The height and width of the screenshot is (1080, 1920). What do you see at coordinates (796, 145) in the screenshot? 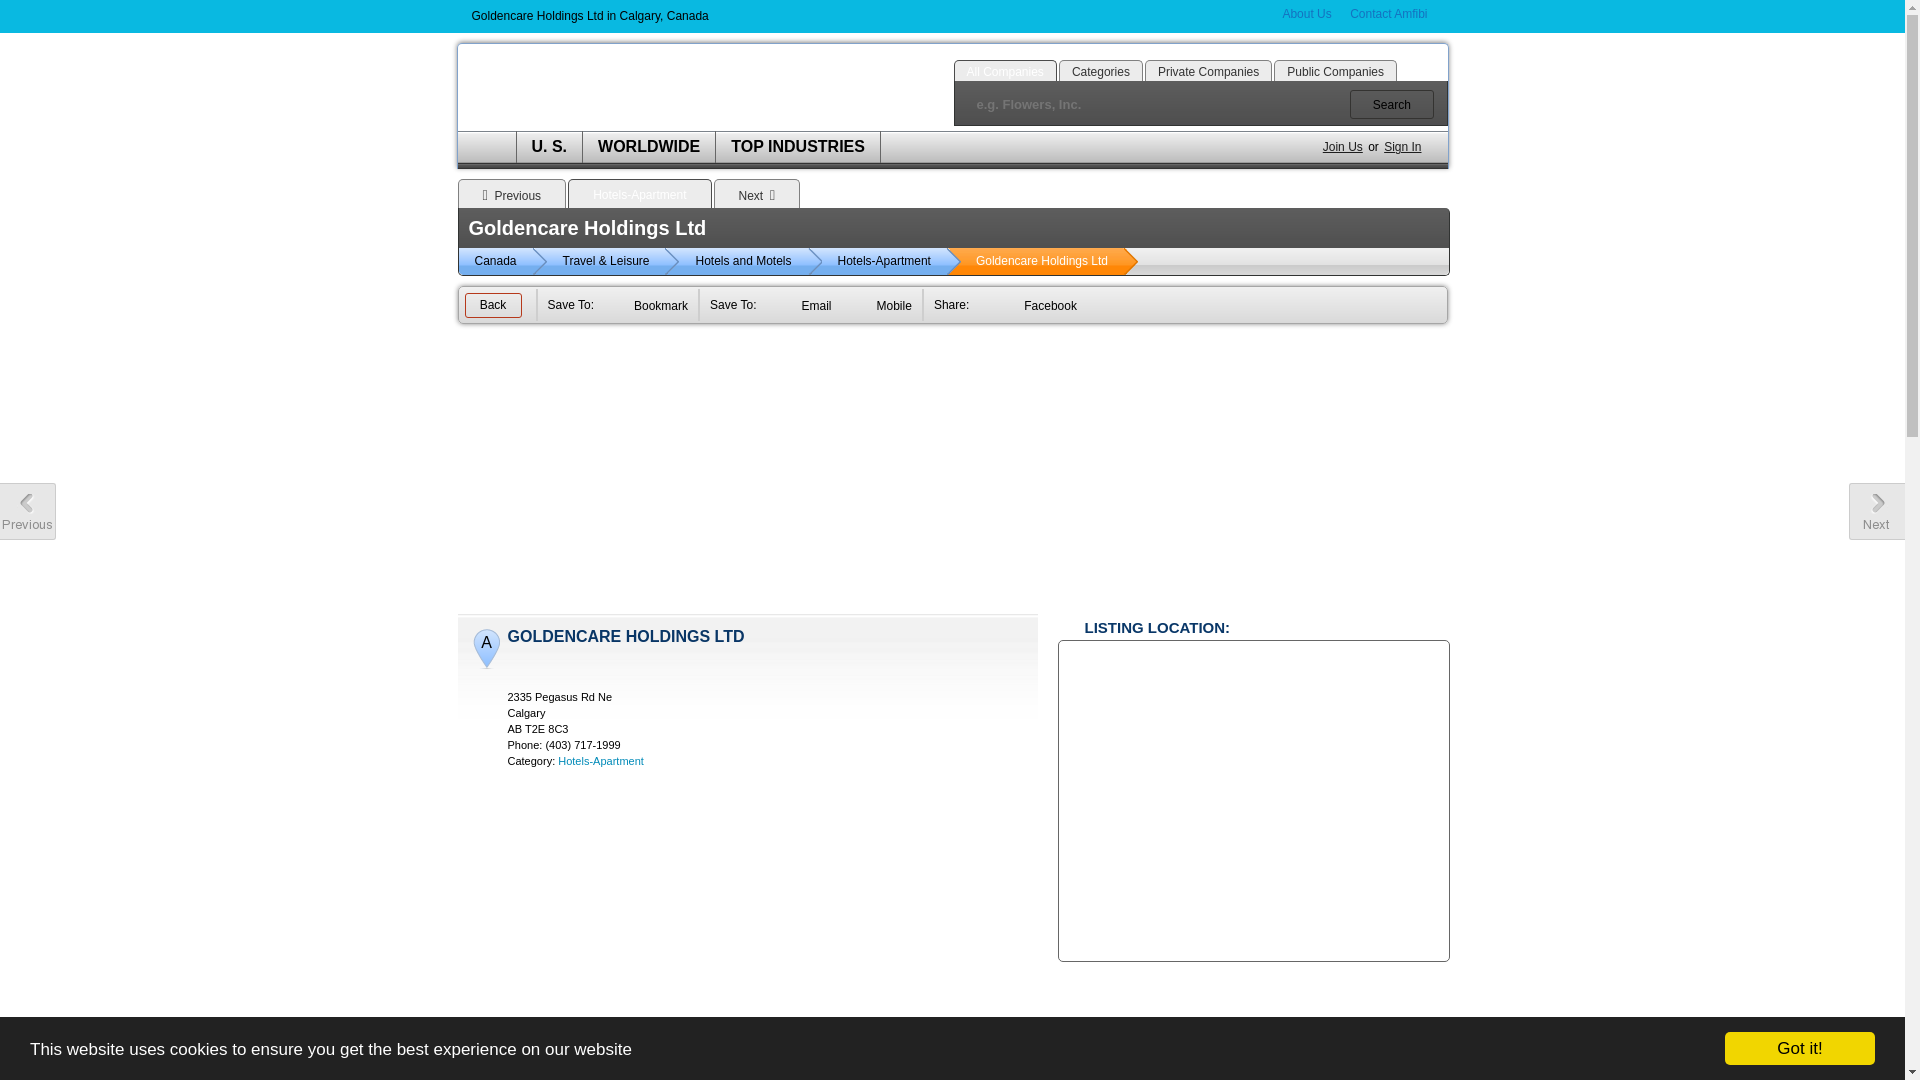
I see `'TOP INDUSTRIES'` at bounding box center [796, 145].